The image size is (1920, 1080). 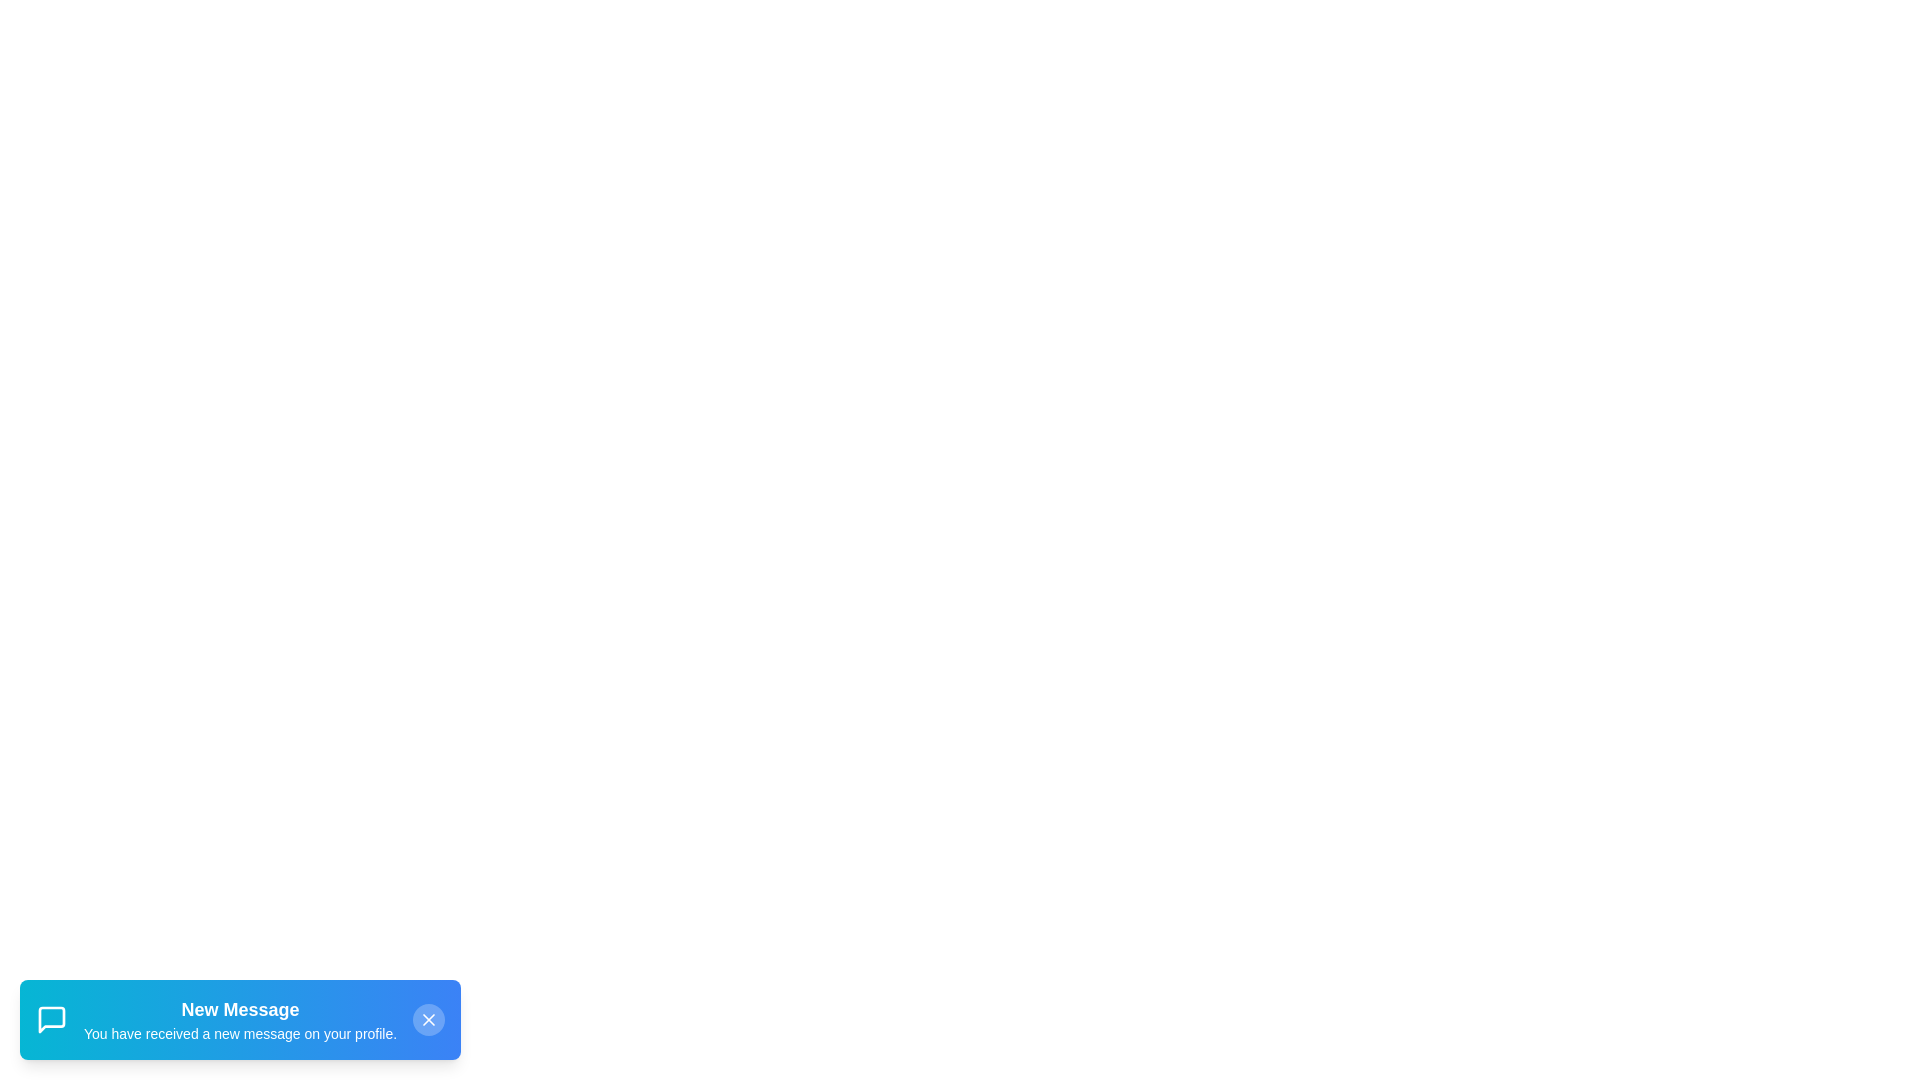 What do you see at coordinates (428, 1019) in the screenshot?
I see `the close button to dismiss the snackbar` at bounding box center [428, 1019].